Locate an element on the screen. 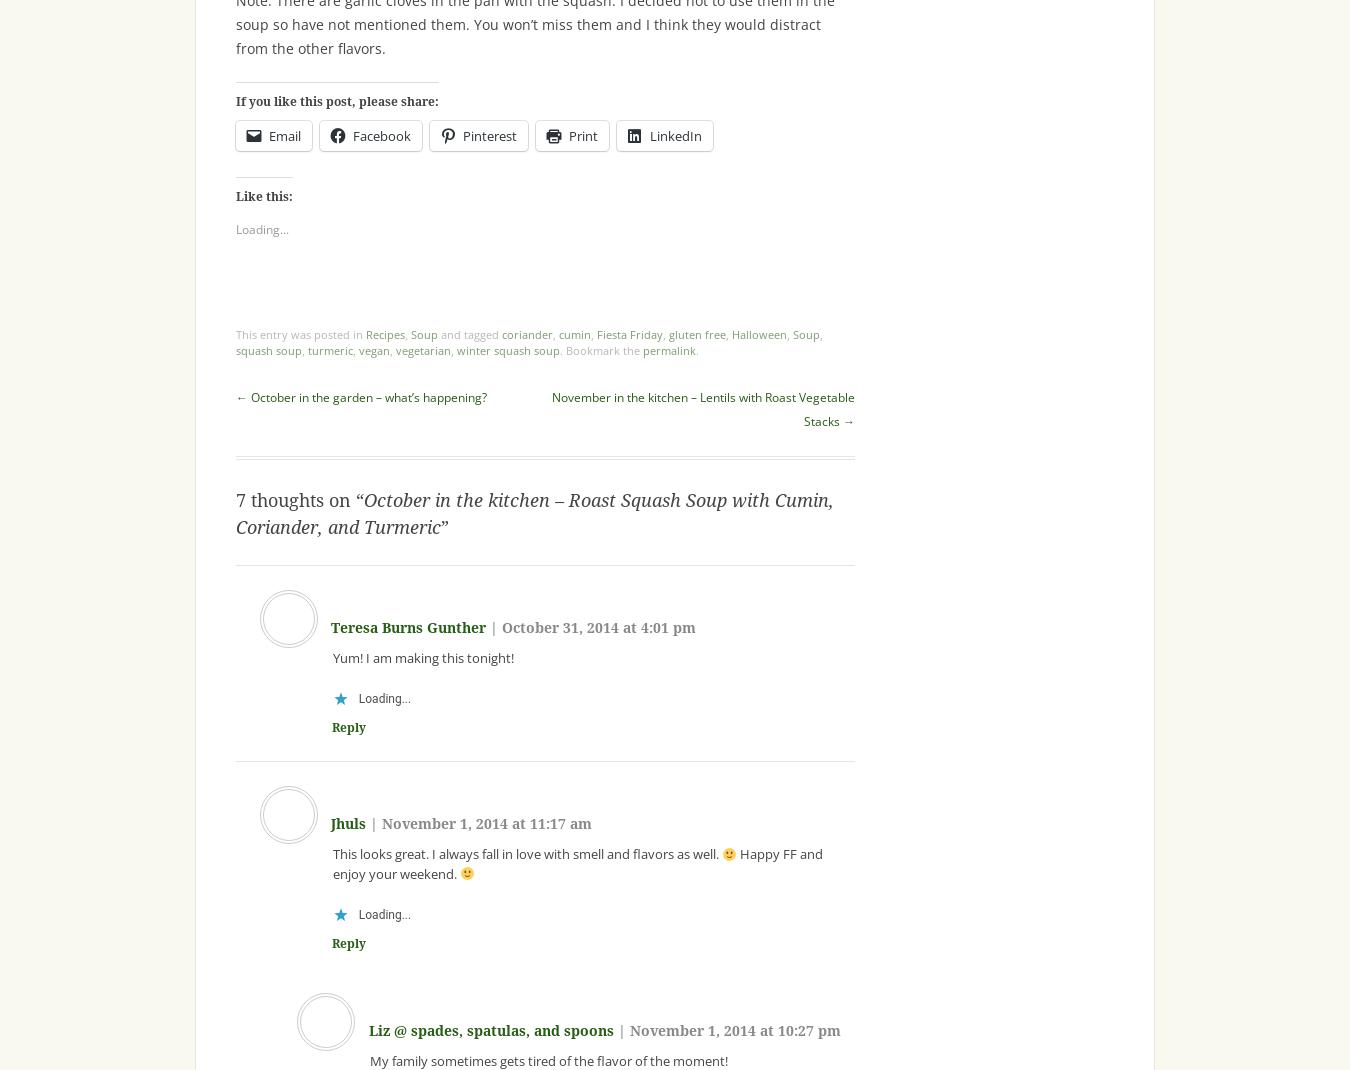  'squash soup' is located at coordinates (268, 350).